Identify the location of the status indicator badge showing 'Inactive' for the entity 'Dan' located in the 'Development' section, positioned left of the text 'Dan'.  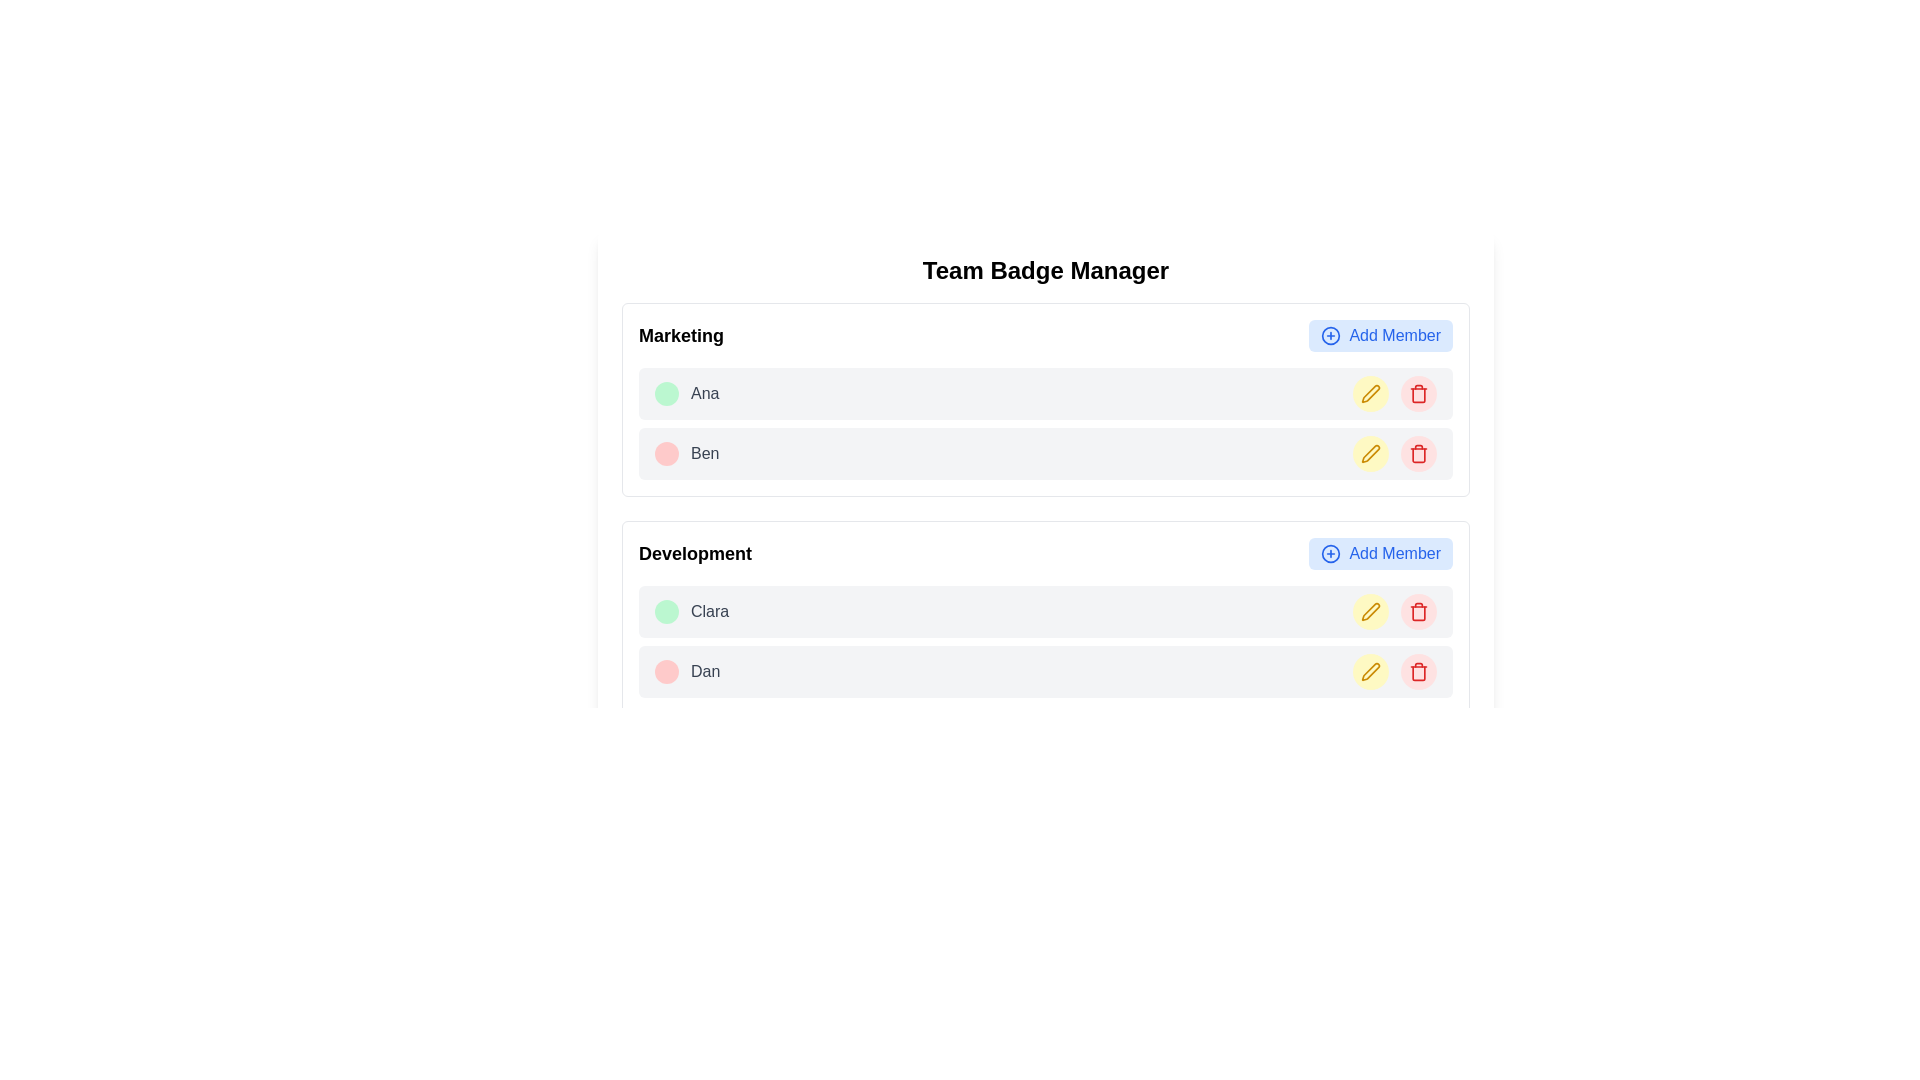
(667, 671).